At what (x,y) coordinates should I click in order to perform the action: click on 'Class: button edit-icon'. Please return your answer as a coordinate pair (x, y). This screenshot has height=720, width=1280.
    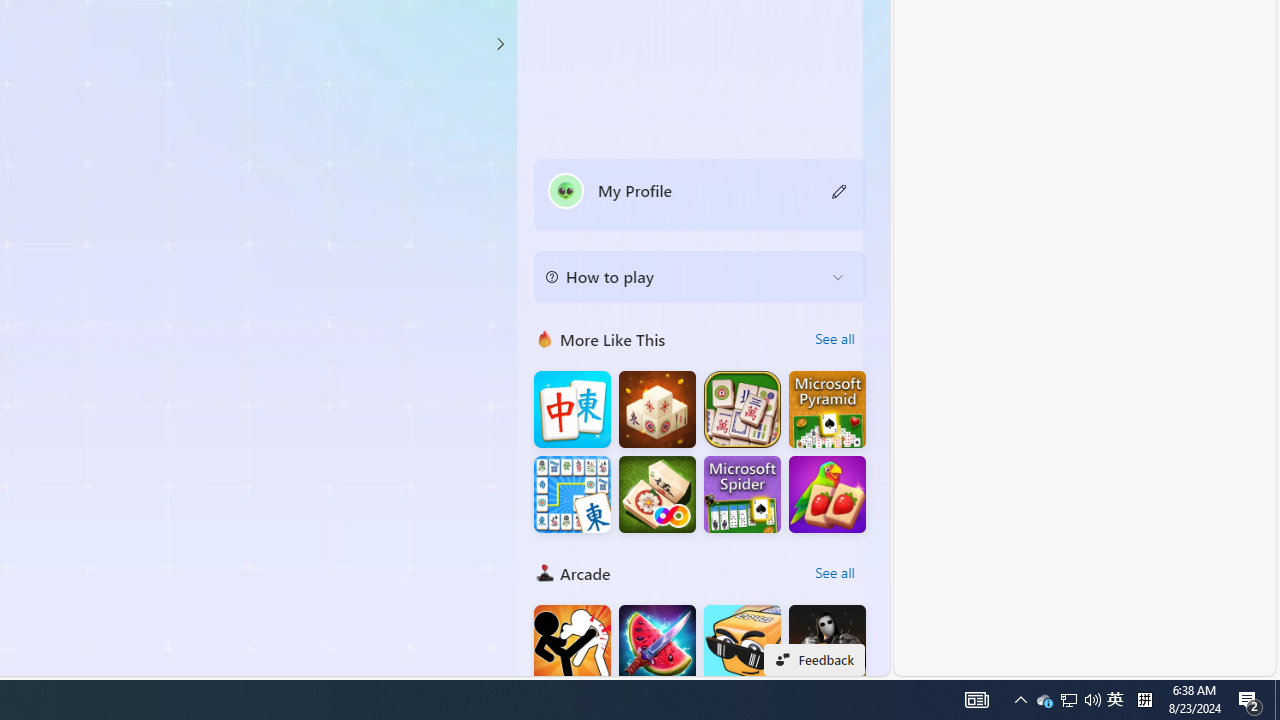
    Looking at the image, I should click on (839, 190).